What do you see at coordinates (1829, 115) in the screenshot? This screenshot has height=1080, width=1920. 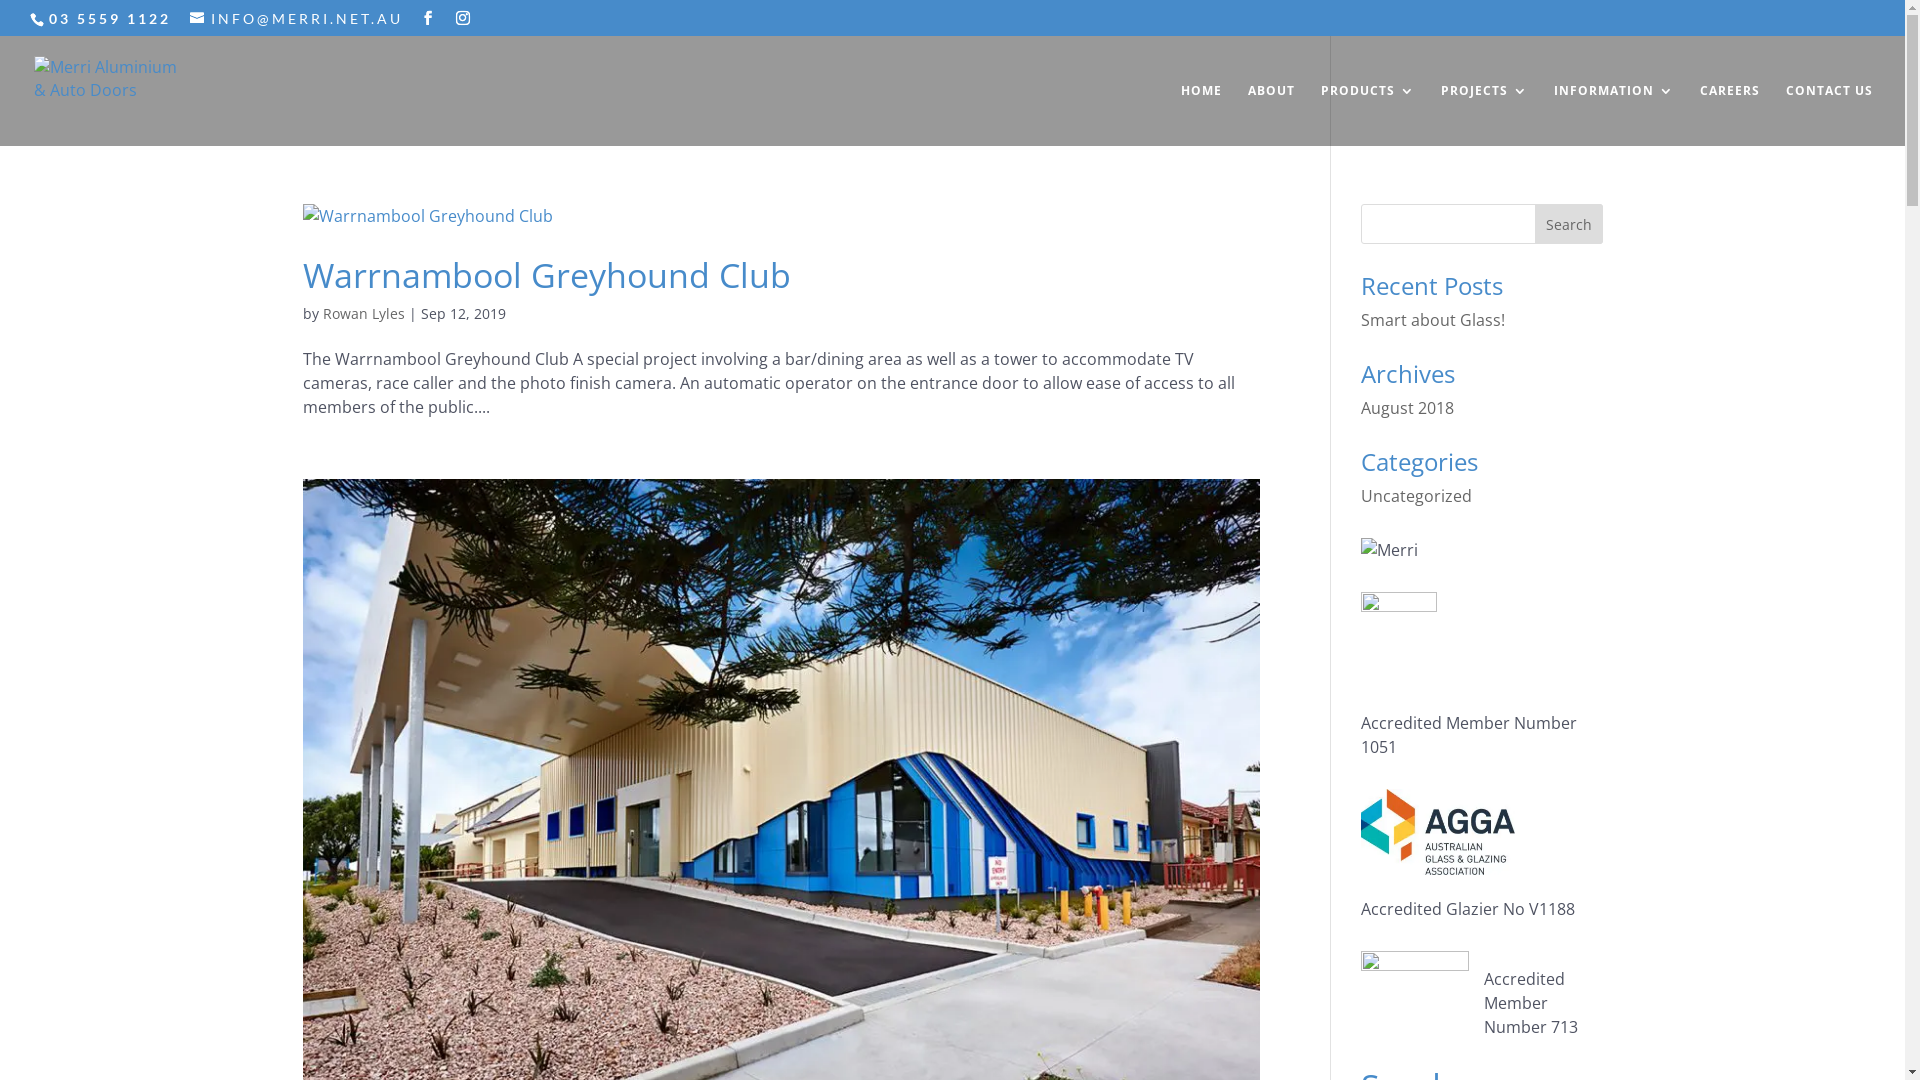 I see `'CONTACT US'` at bounding box center [1829, 115].